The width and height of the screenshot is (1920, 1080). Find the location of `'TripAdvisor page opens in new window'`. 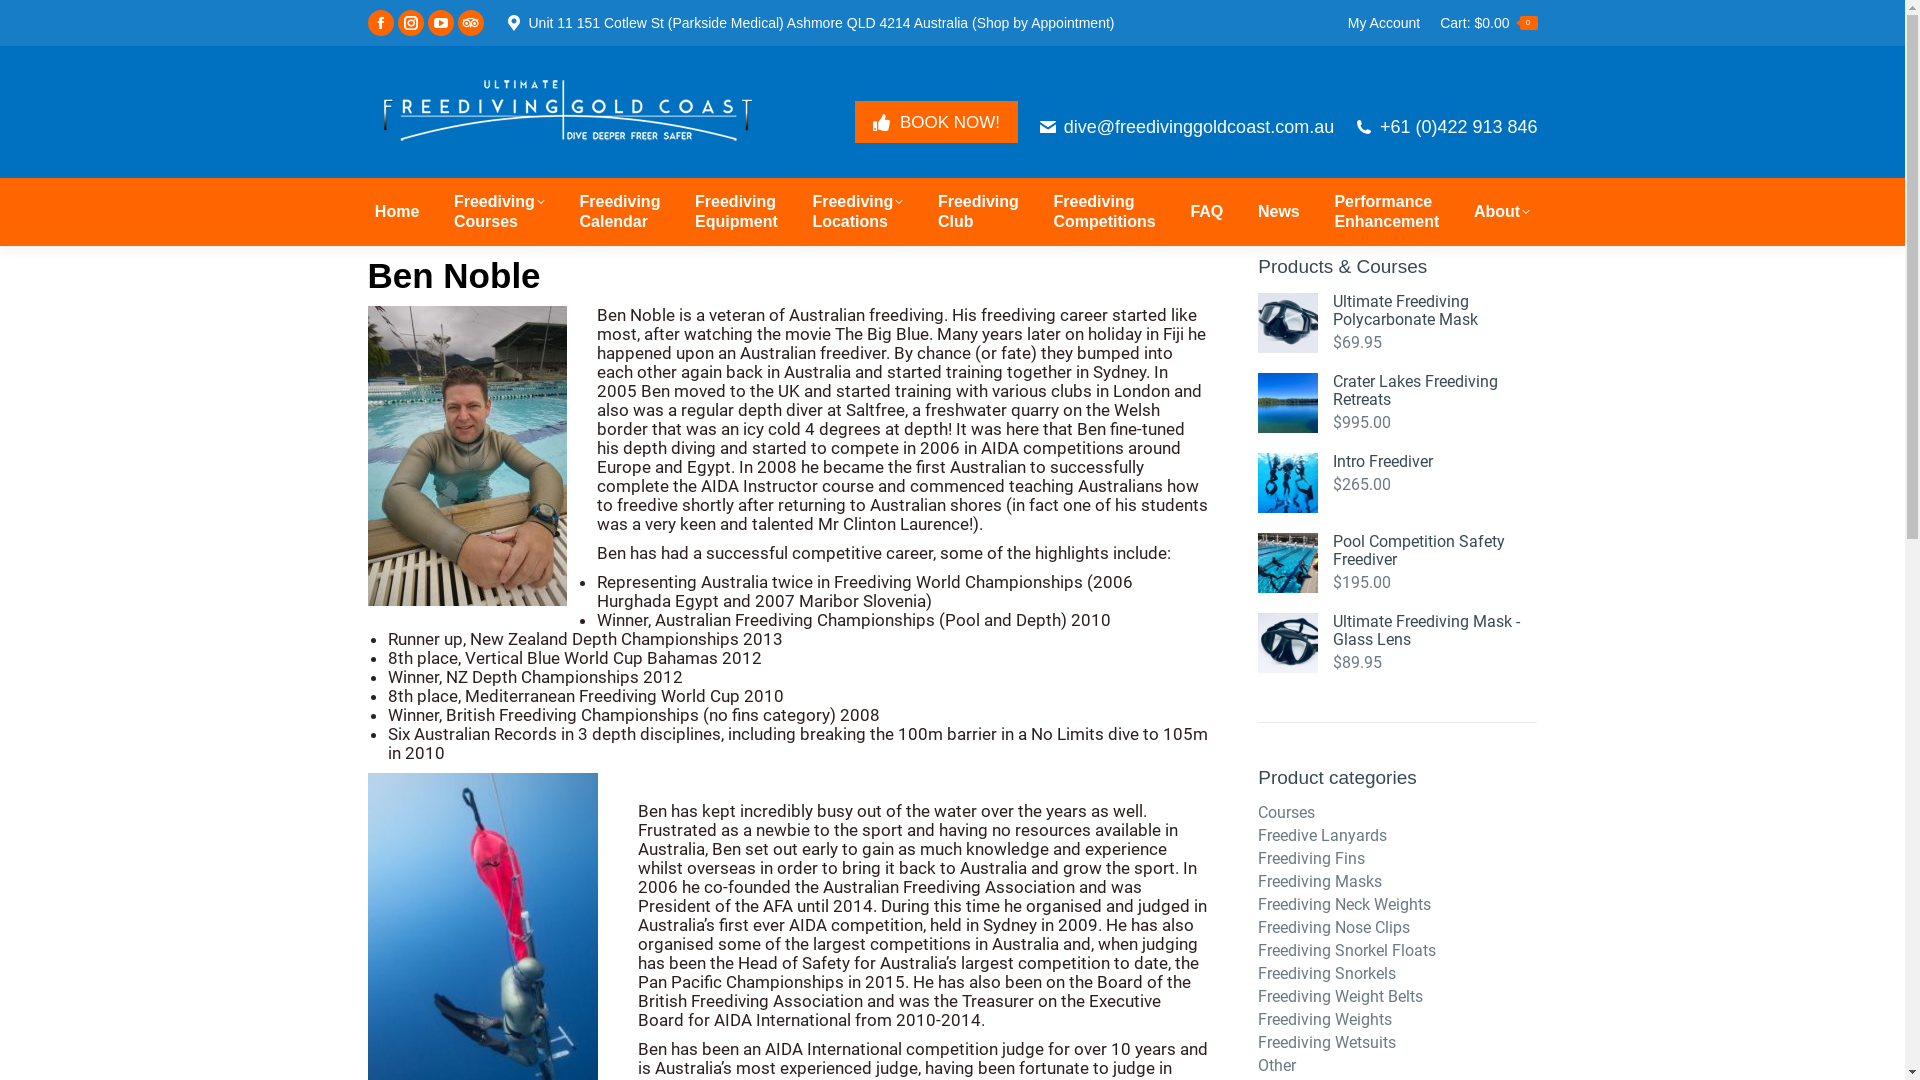

'TripAdvisor page opens in new window' is located at coordinates (469, 23).